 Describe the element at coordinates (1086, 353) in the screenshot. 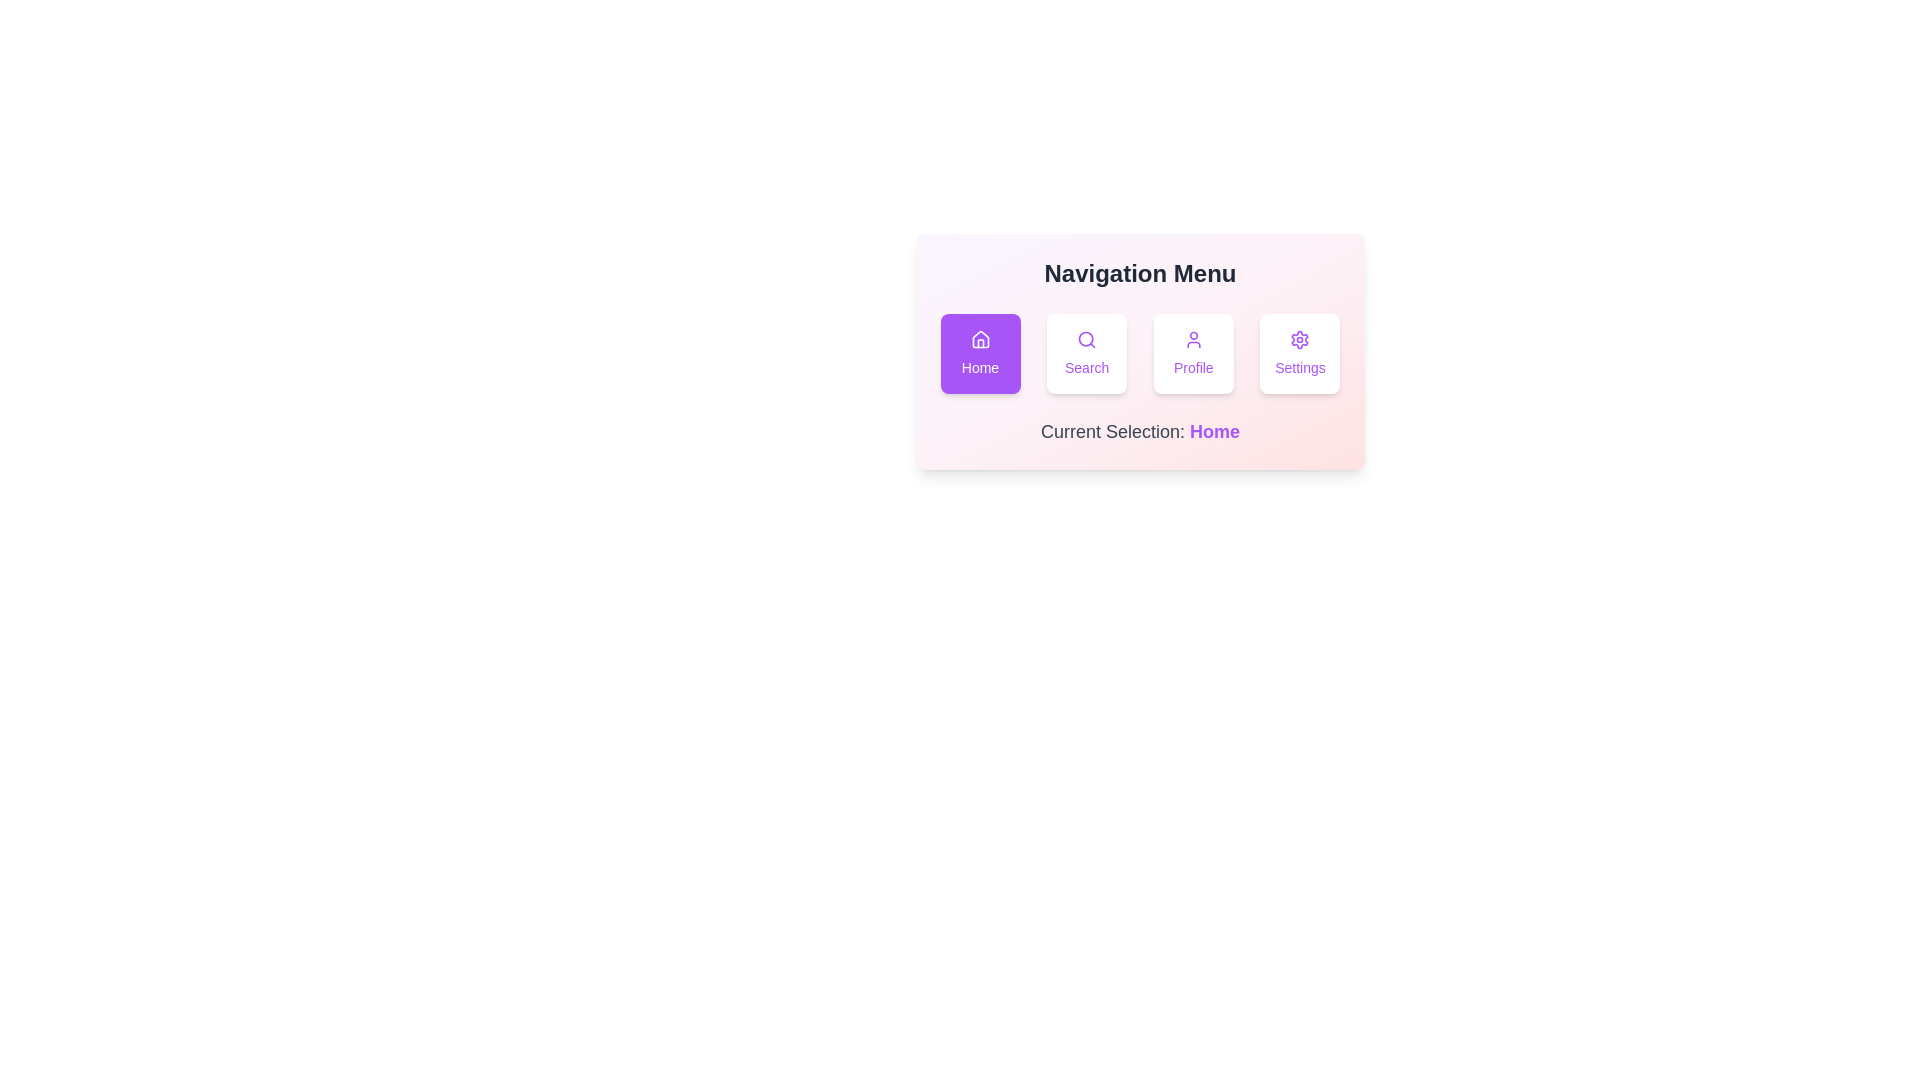

I see `the Search button to change the selection` at that location.